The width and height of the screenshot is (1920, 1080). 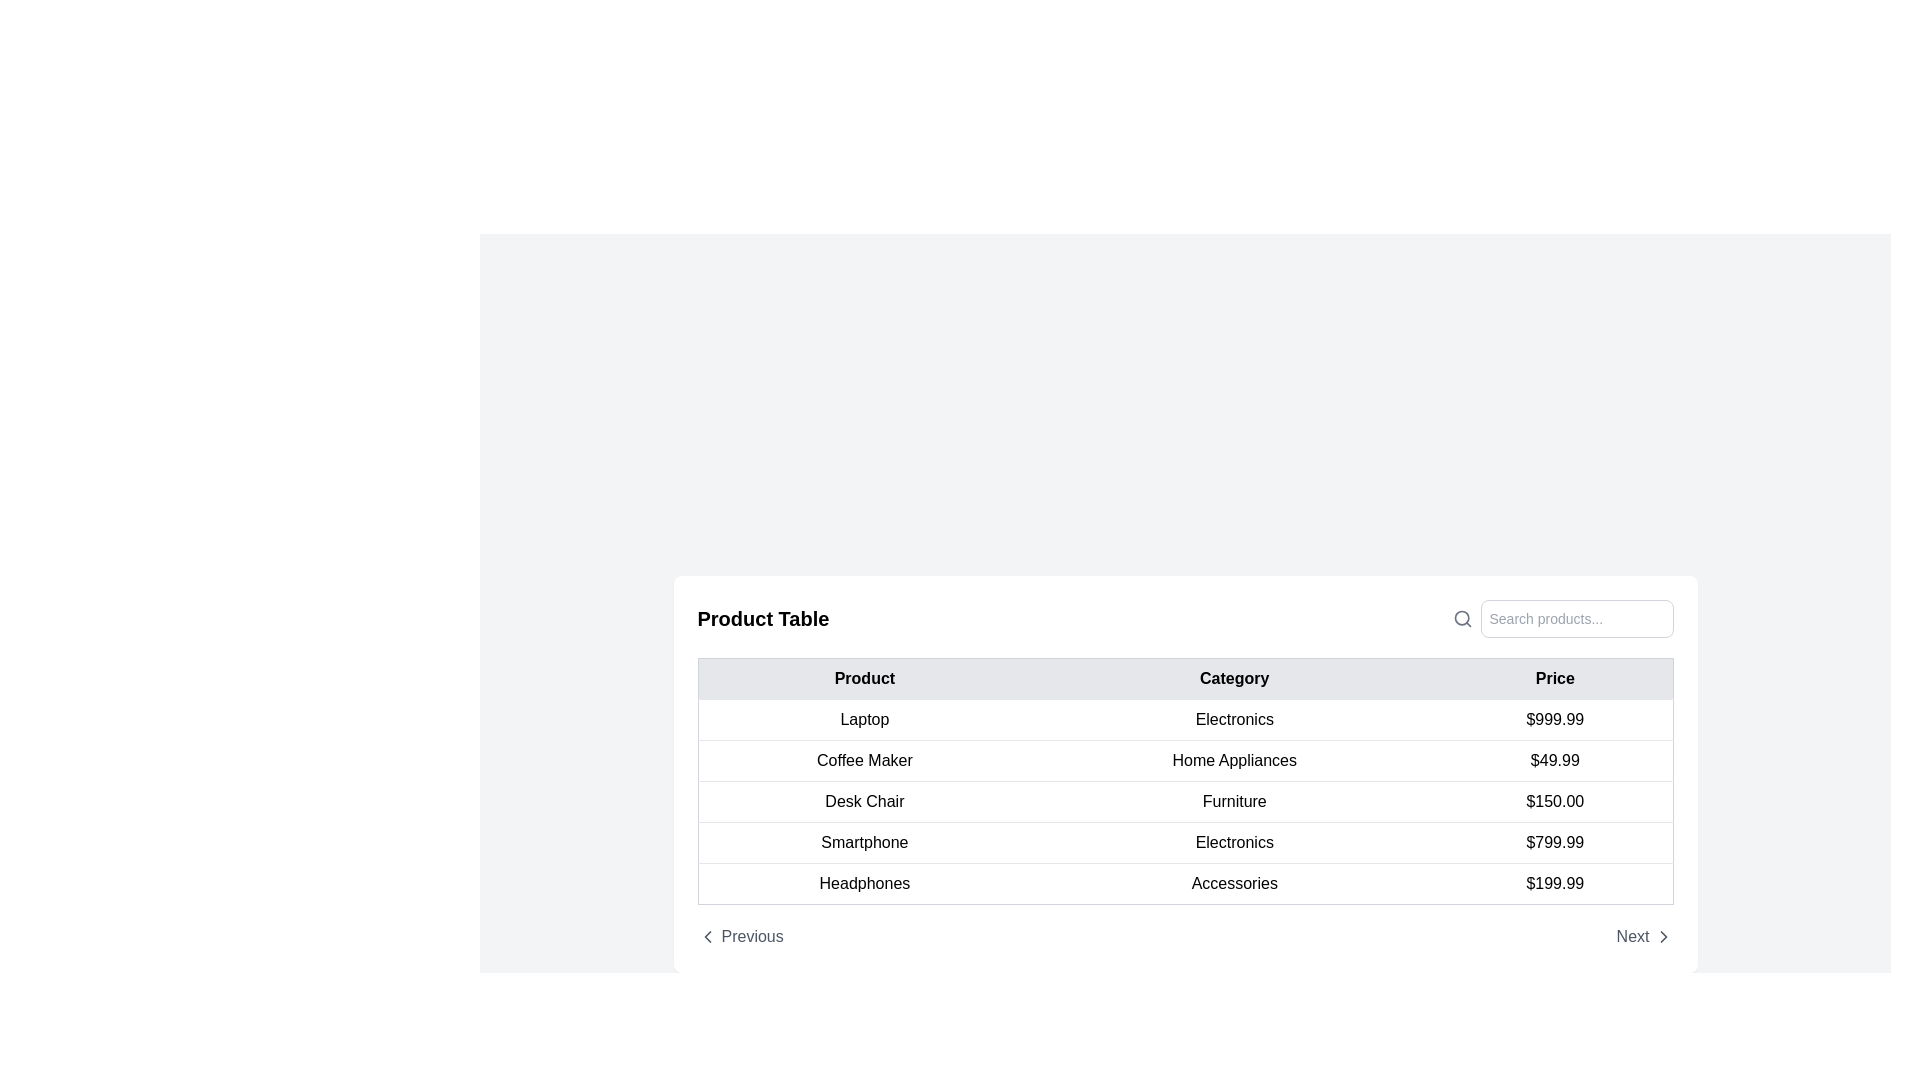 What do you see at coordinates (1554, 718) in the screenshot?
I see `the text content of the Price label displaying '$999.99' for the Laptop item in the table` at bounding box center [1554, 718].